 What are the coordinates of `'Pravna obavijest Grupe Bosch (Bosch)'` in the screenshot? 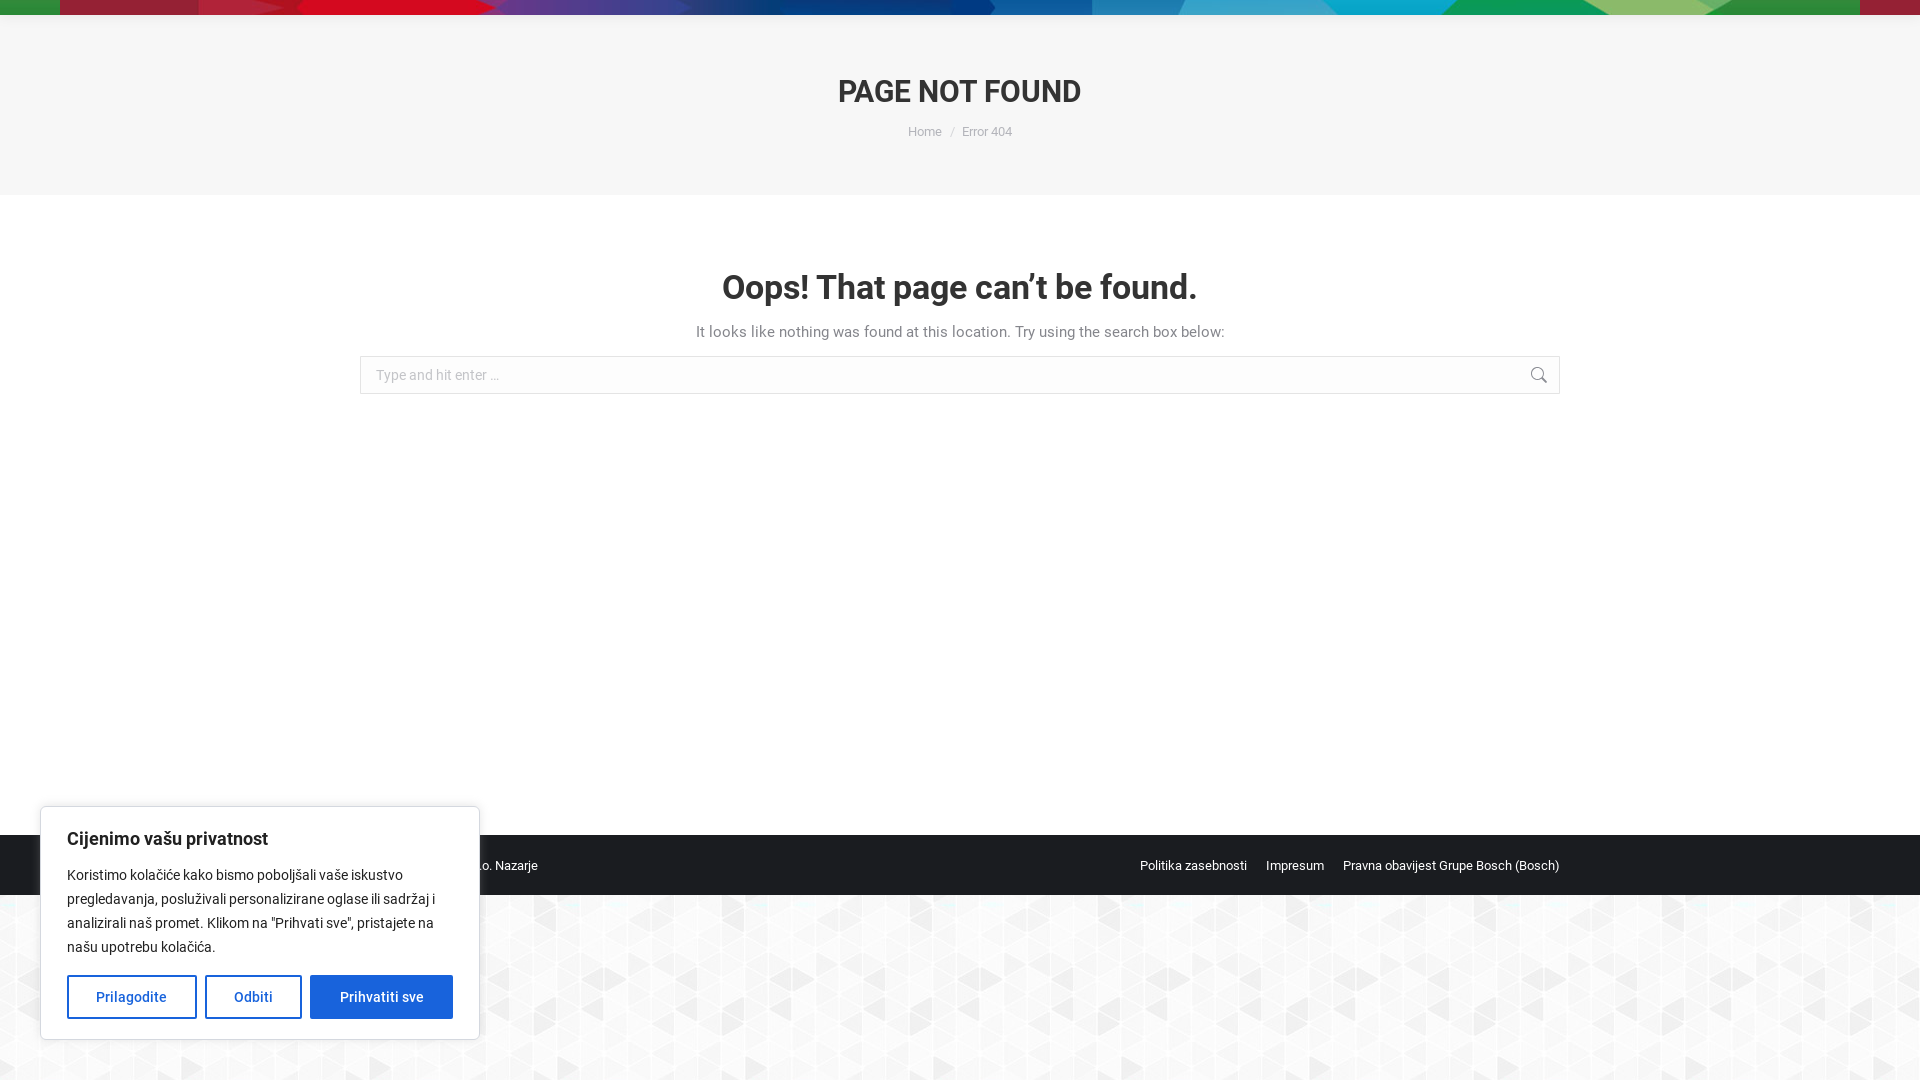 It's located at (1451, 864).